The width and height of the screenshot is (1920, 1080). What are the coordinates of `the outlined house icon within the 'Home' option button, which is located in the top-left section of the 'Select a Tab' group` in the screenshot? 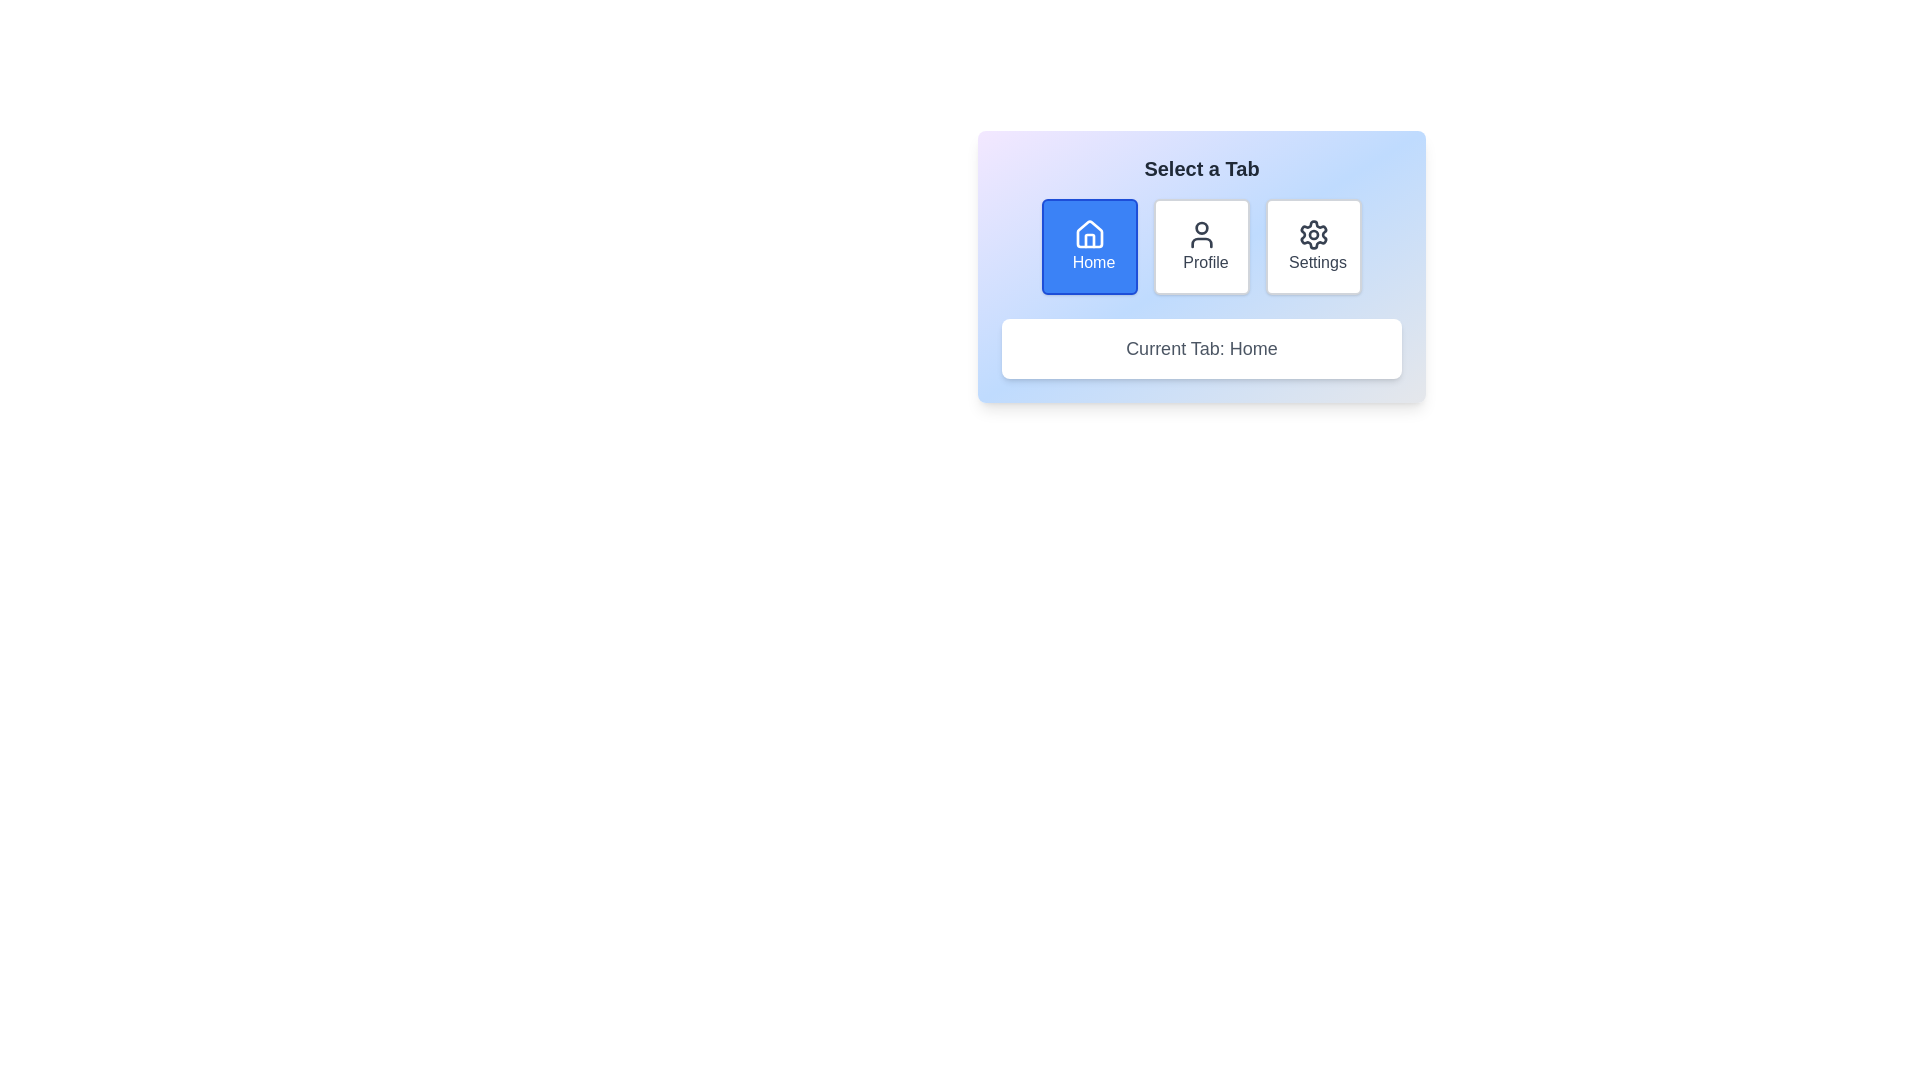 It's located at (1088, 234).